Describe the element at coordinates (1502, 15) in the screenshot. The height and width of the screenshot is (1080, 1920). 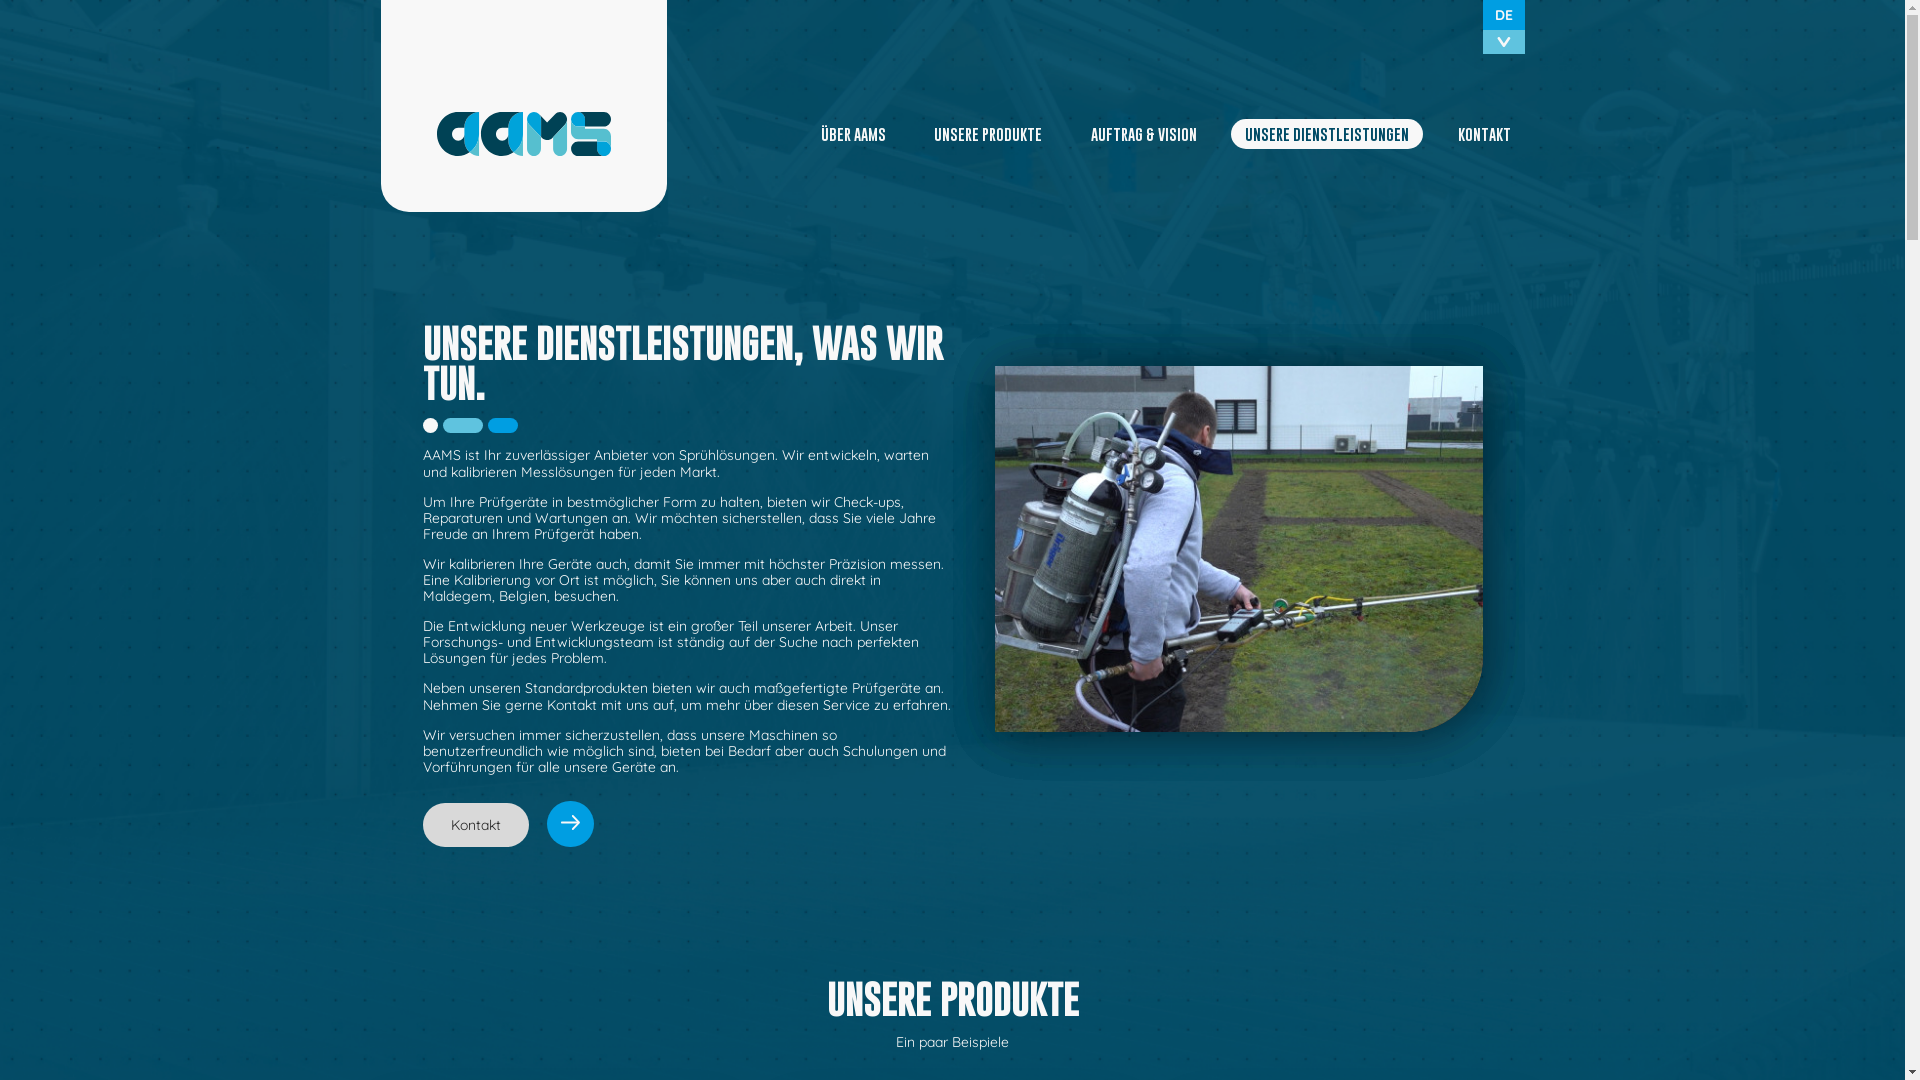
I see `'DE'` at that location.